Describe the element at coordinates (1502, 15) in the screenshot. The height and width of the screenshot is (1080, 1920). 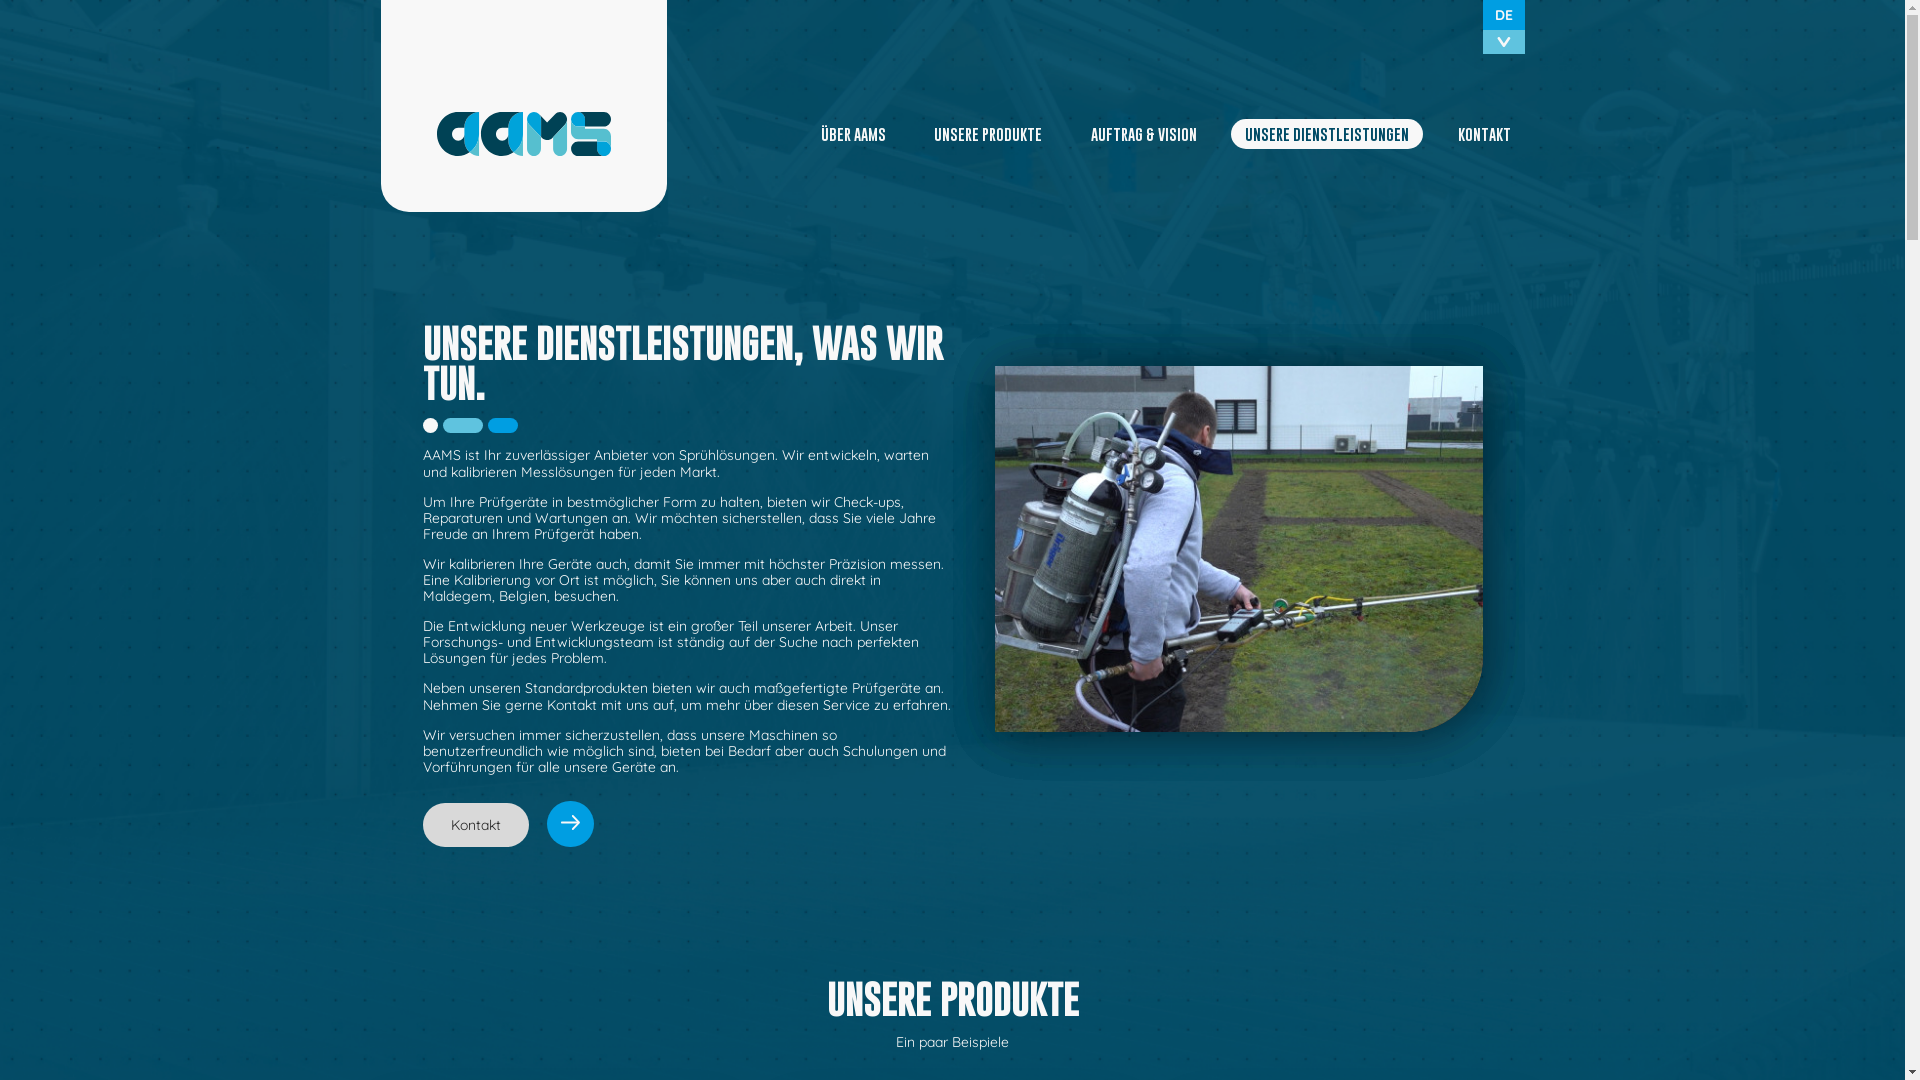
I see `'DE'` at that location.